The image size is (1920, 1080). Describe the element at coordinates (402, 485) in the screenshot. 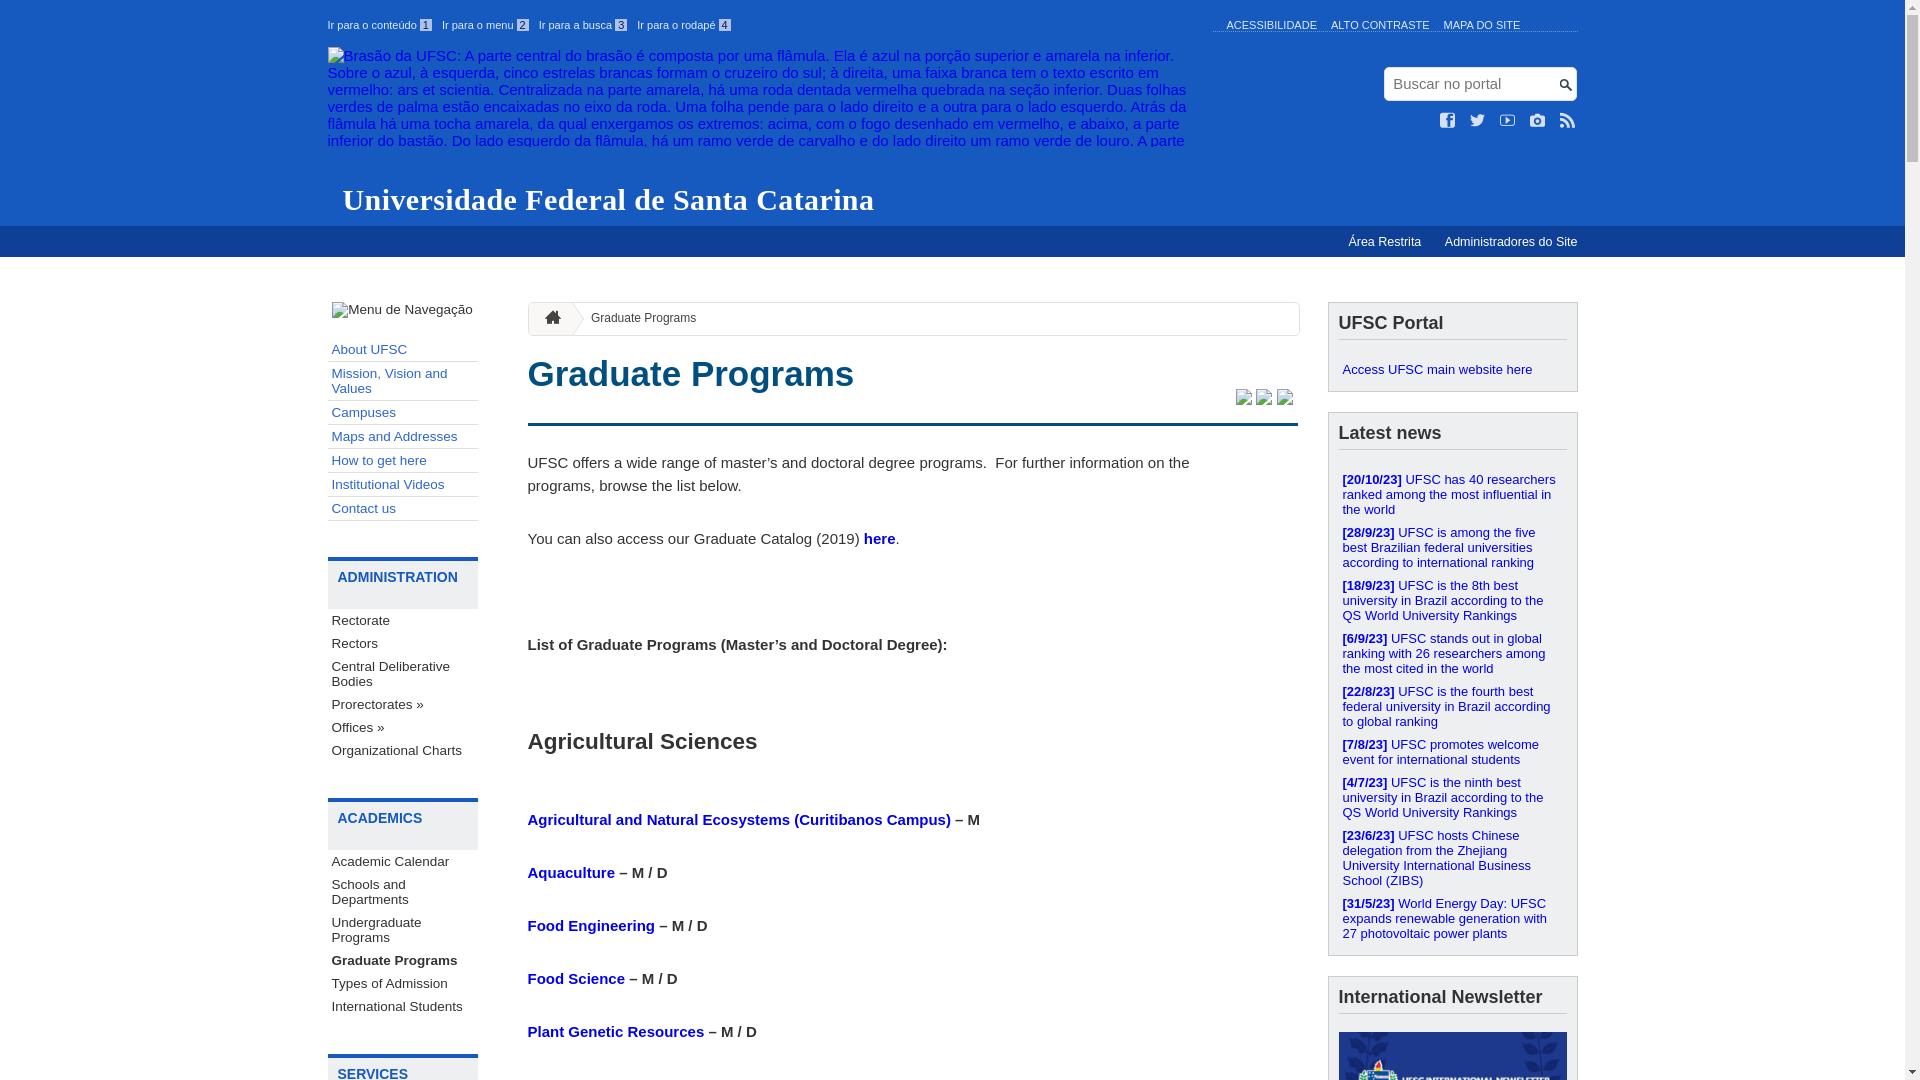

I see `'Institutional Videos'` at that location.